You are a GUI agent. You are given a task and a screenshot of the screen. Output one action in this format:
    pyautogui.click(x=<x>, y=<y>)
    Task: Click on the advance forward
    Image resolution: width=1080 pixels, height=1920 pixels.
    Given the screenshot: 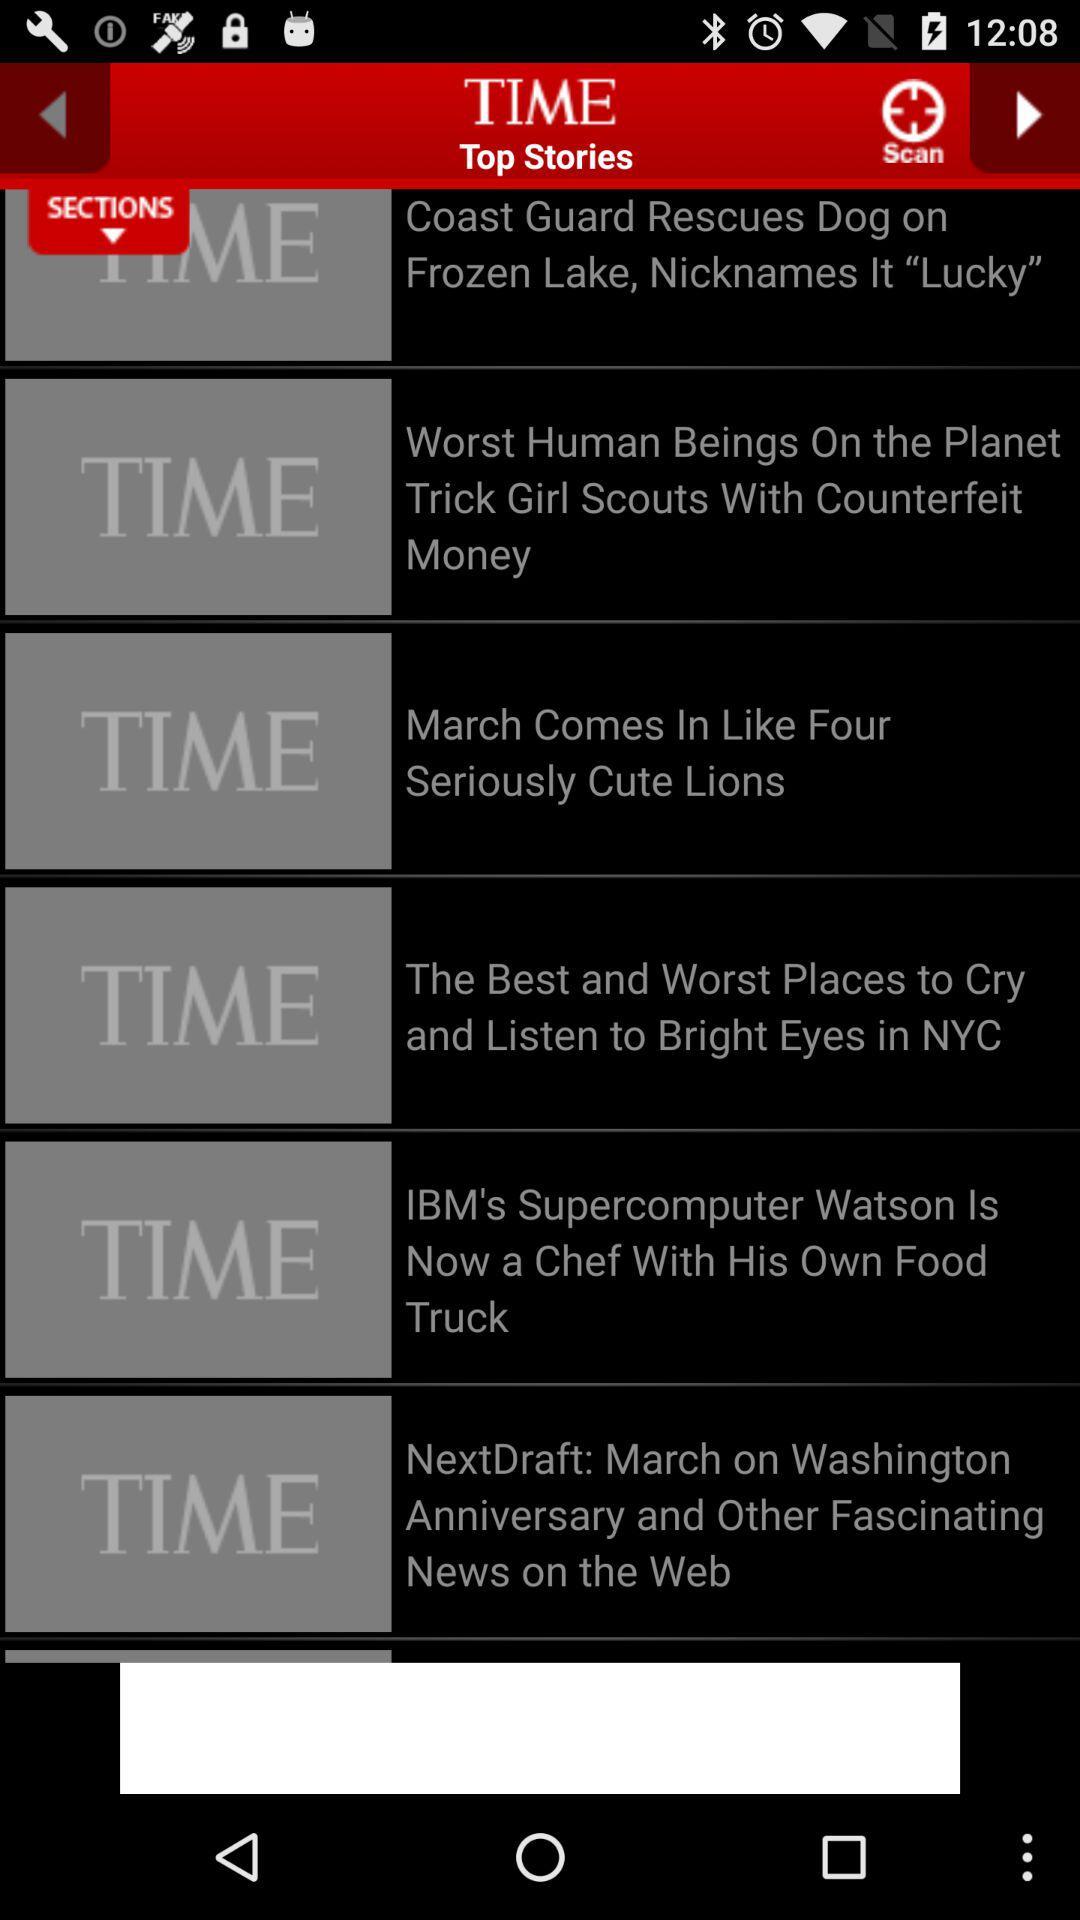 What is the action you would take?
    pyautogui.click(x=1024, y=117)
    